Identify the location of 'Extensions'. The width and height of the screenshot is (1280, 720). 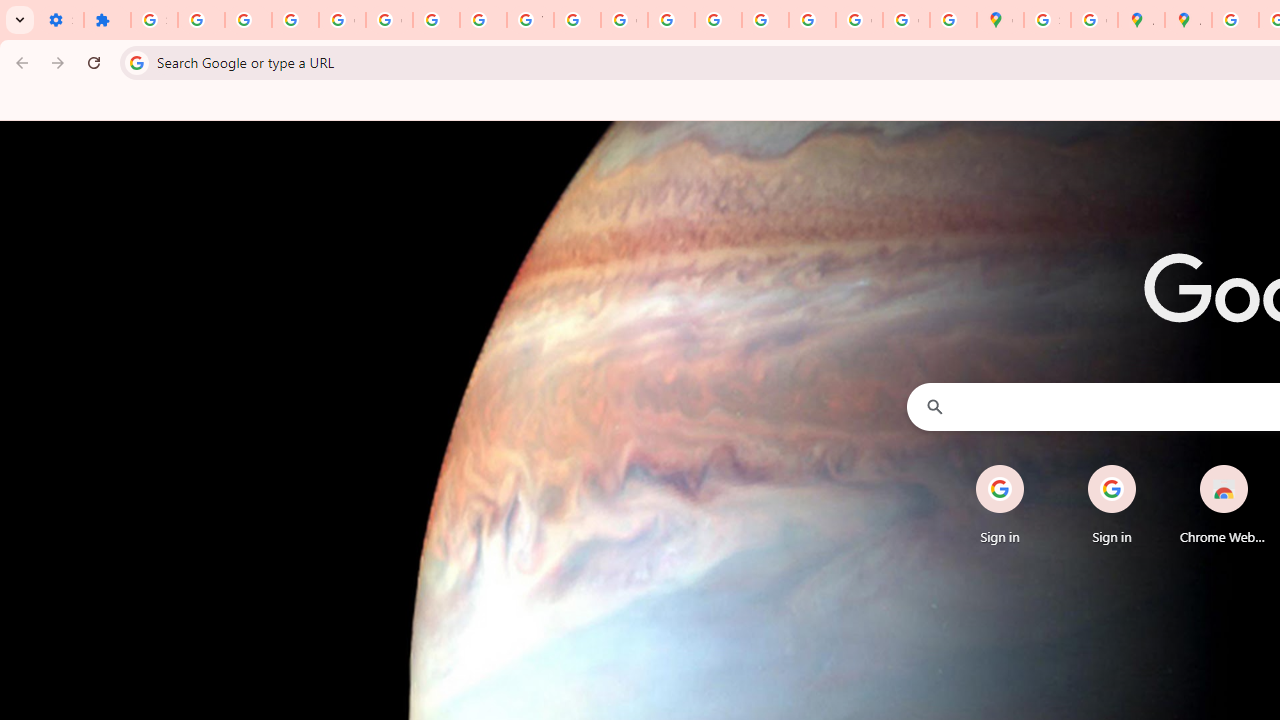
(106, 20).